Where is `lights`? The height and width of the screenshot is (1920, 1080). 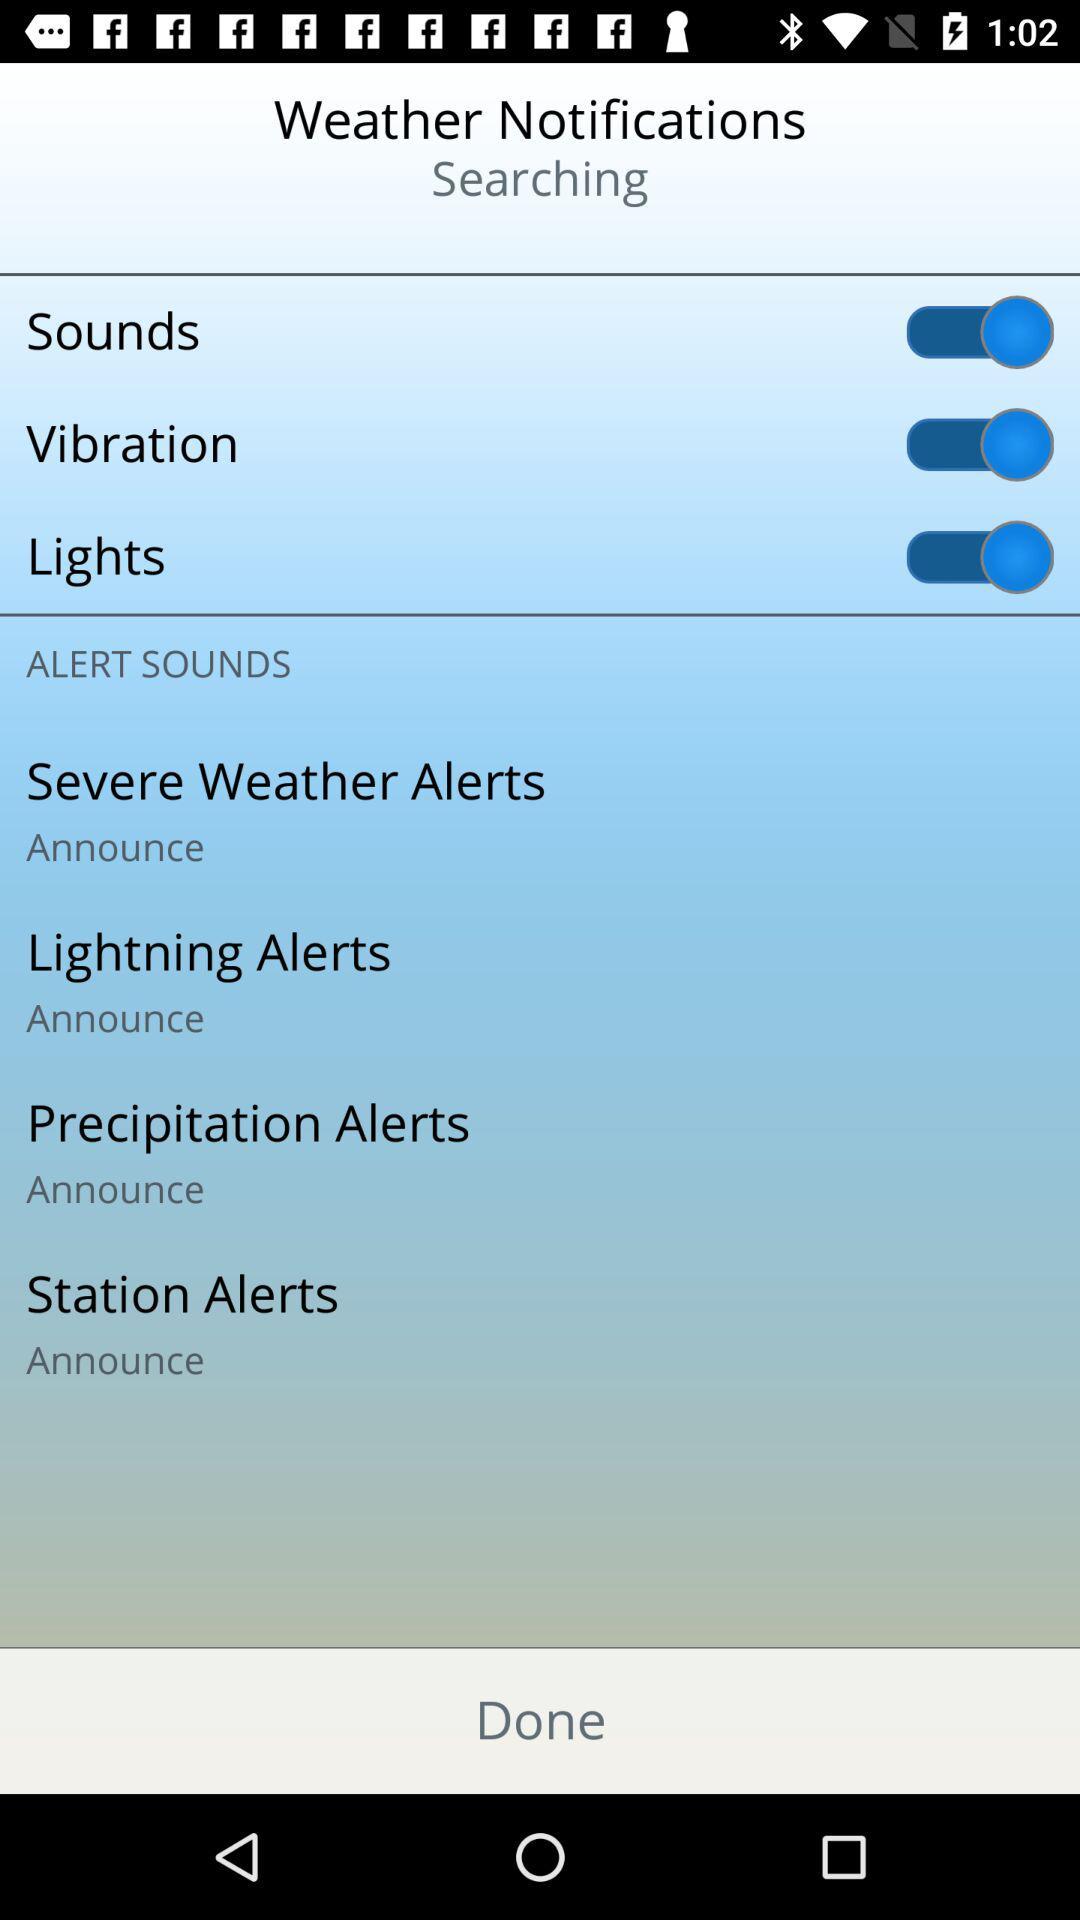
lights is located at coordinates (540, 557).